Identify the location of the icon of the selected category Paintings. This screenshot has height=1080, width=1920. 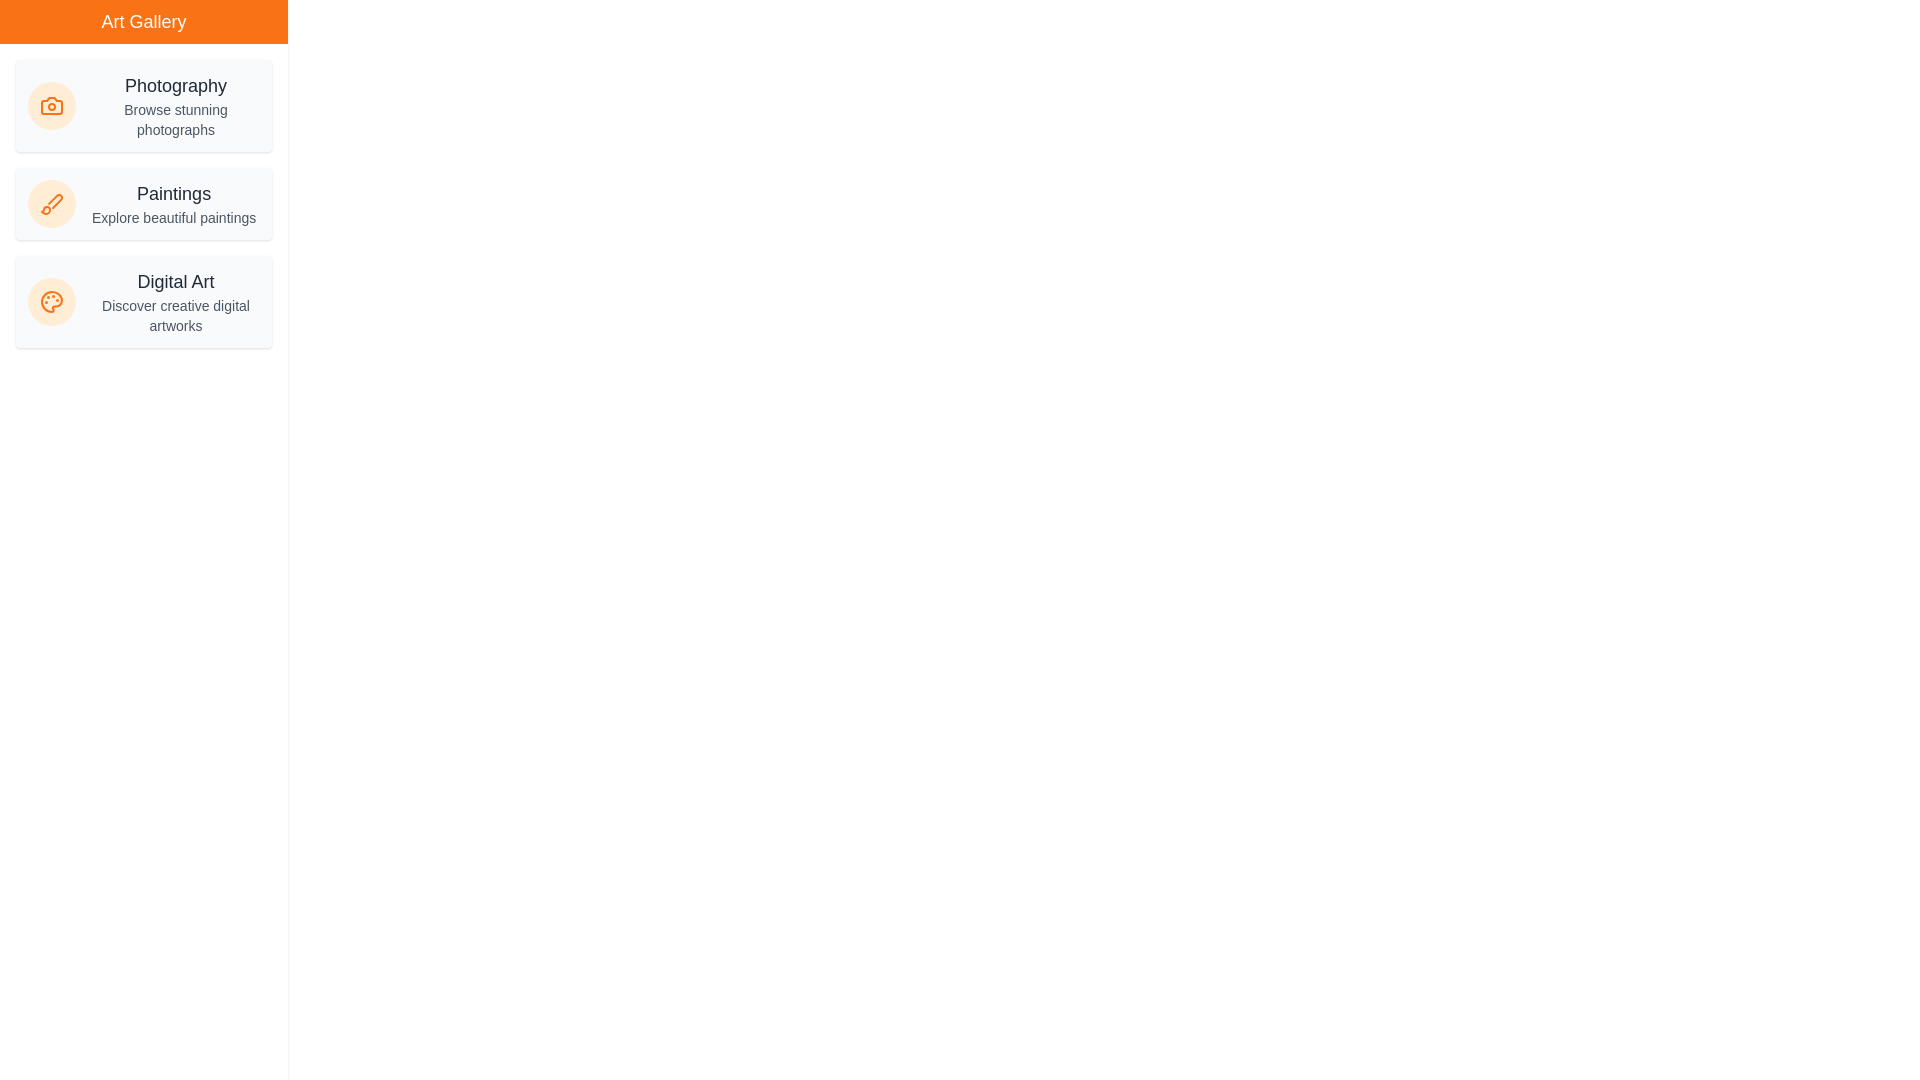
(52, 204).